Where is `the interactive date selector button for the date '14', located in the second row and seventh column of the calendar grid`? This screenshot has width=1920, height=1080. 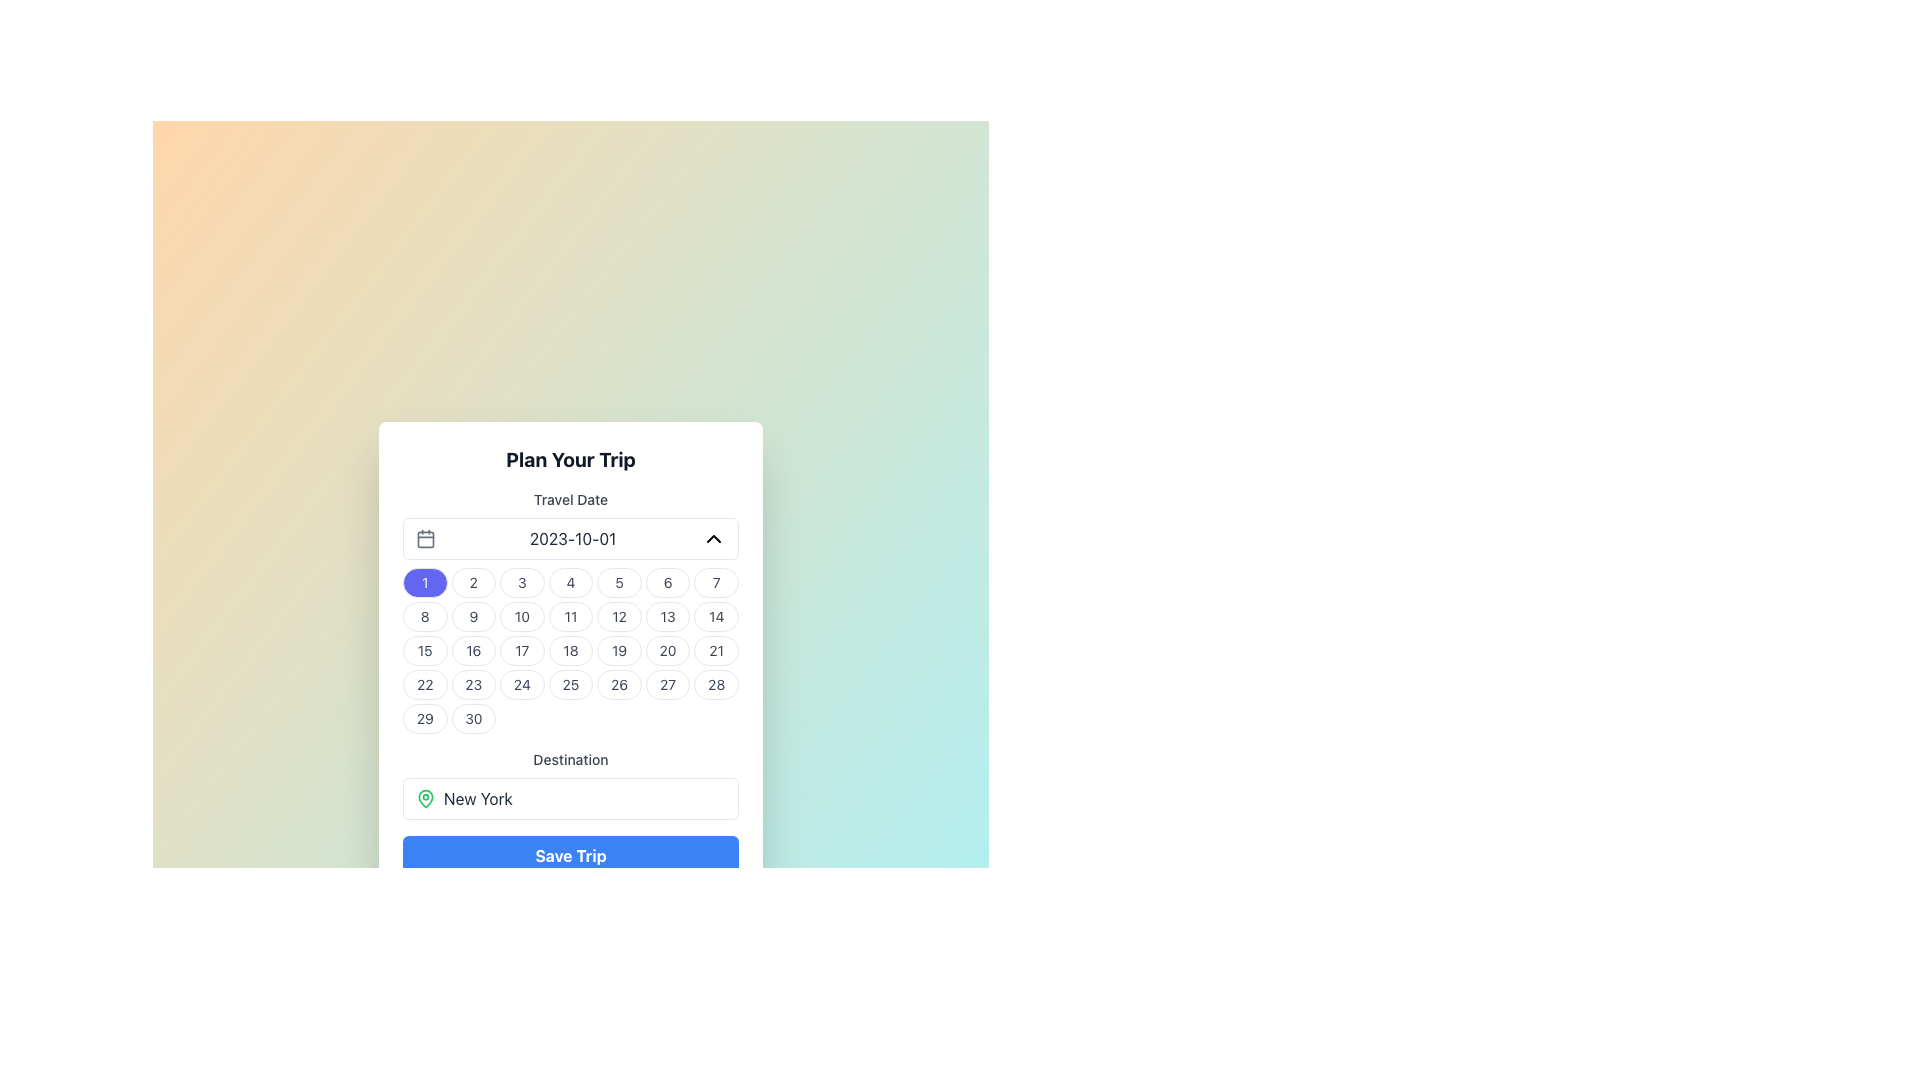 the interactive date selector button for the date '14', located in the second row and seventh column of the calendar grid is located at coordinates (716, 616).